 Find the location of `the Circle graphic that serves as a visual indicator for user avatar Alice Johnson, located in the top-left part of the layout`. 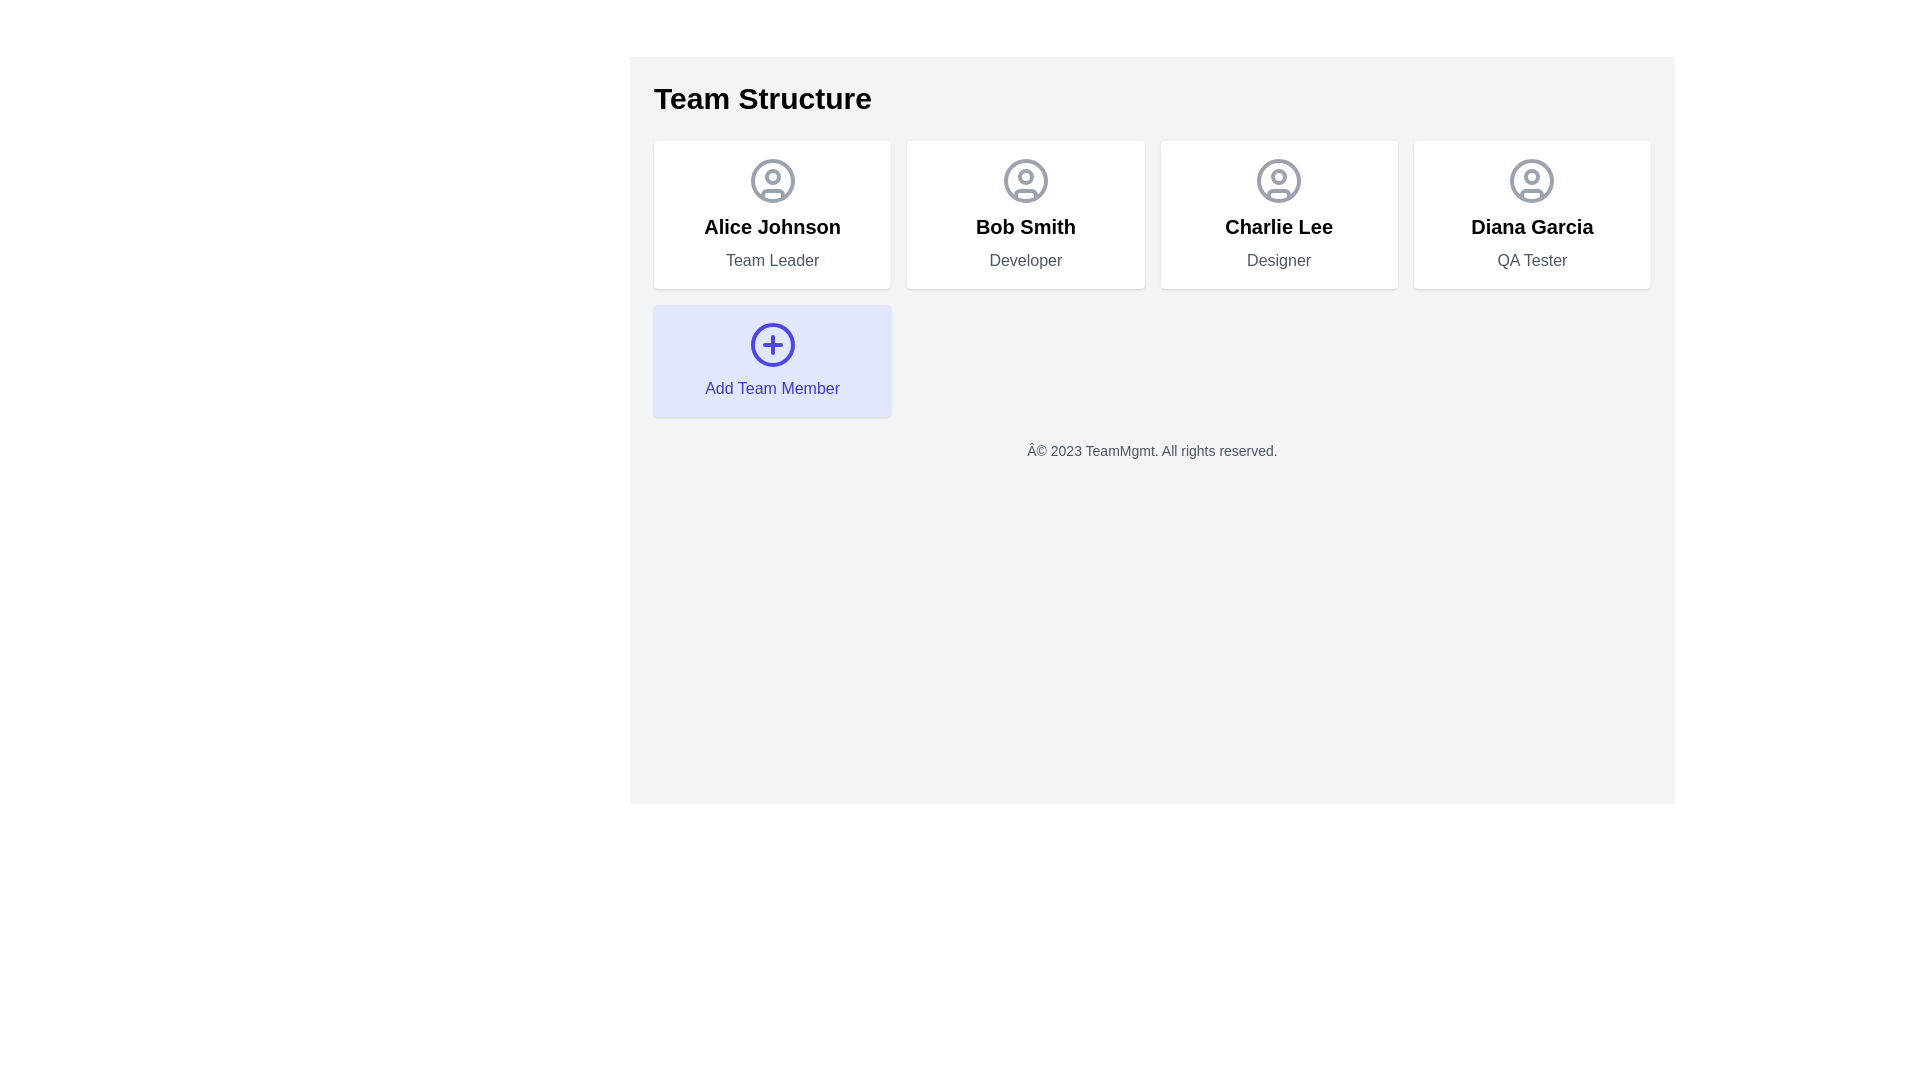

the Circle graphic that serves as a visual indicator for user avatar Alice Johnson, located in the top-left part of the layout is located at coordinates (771, 176).